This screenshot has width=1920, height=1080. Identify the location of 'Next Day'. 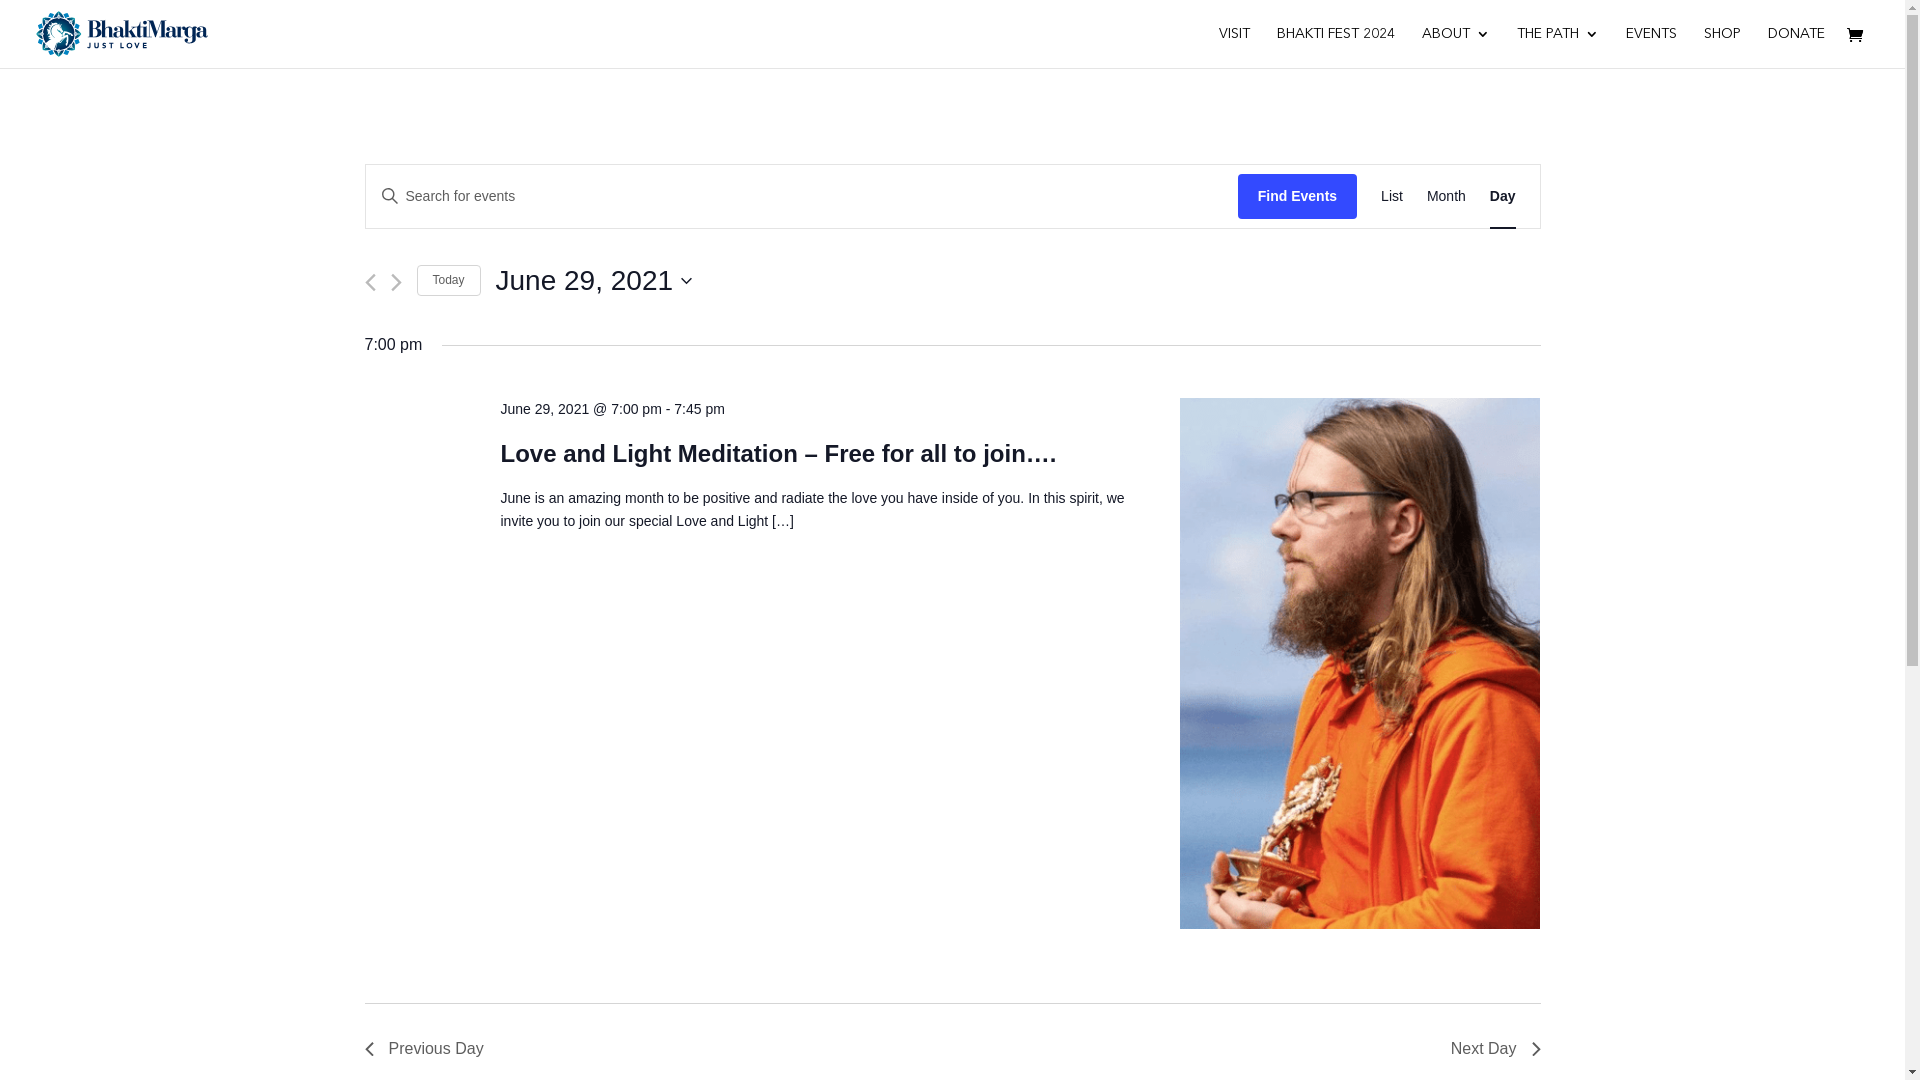
(1496, 1048).